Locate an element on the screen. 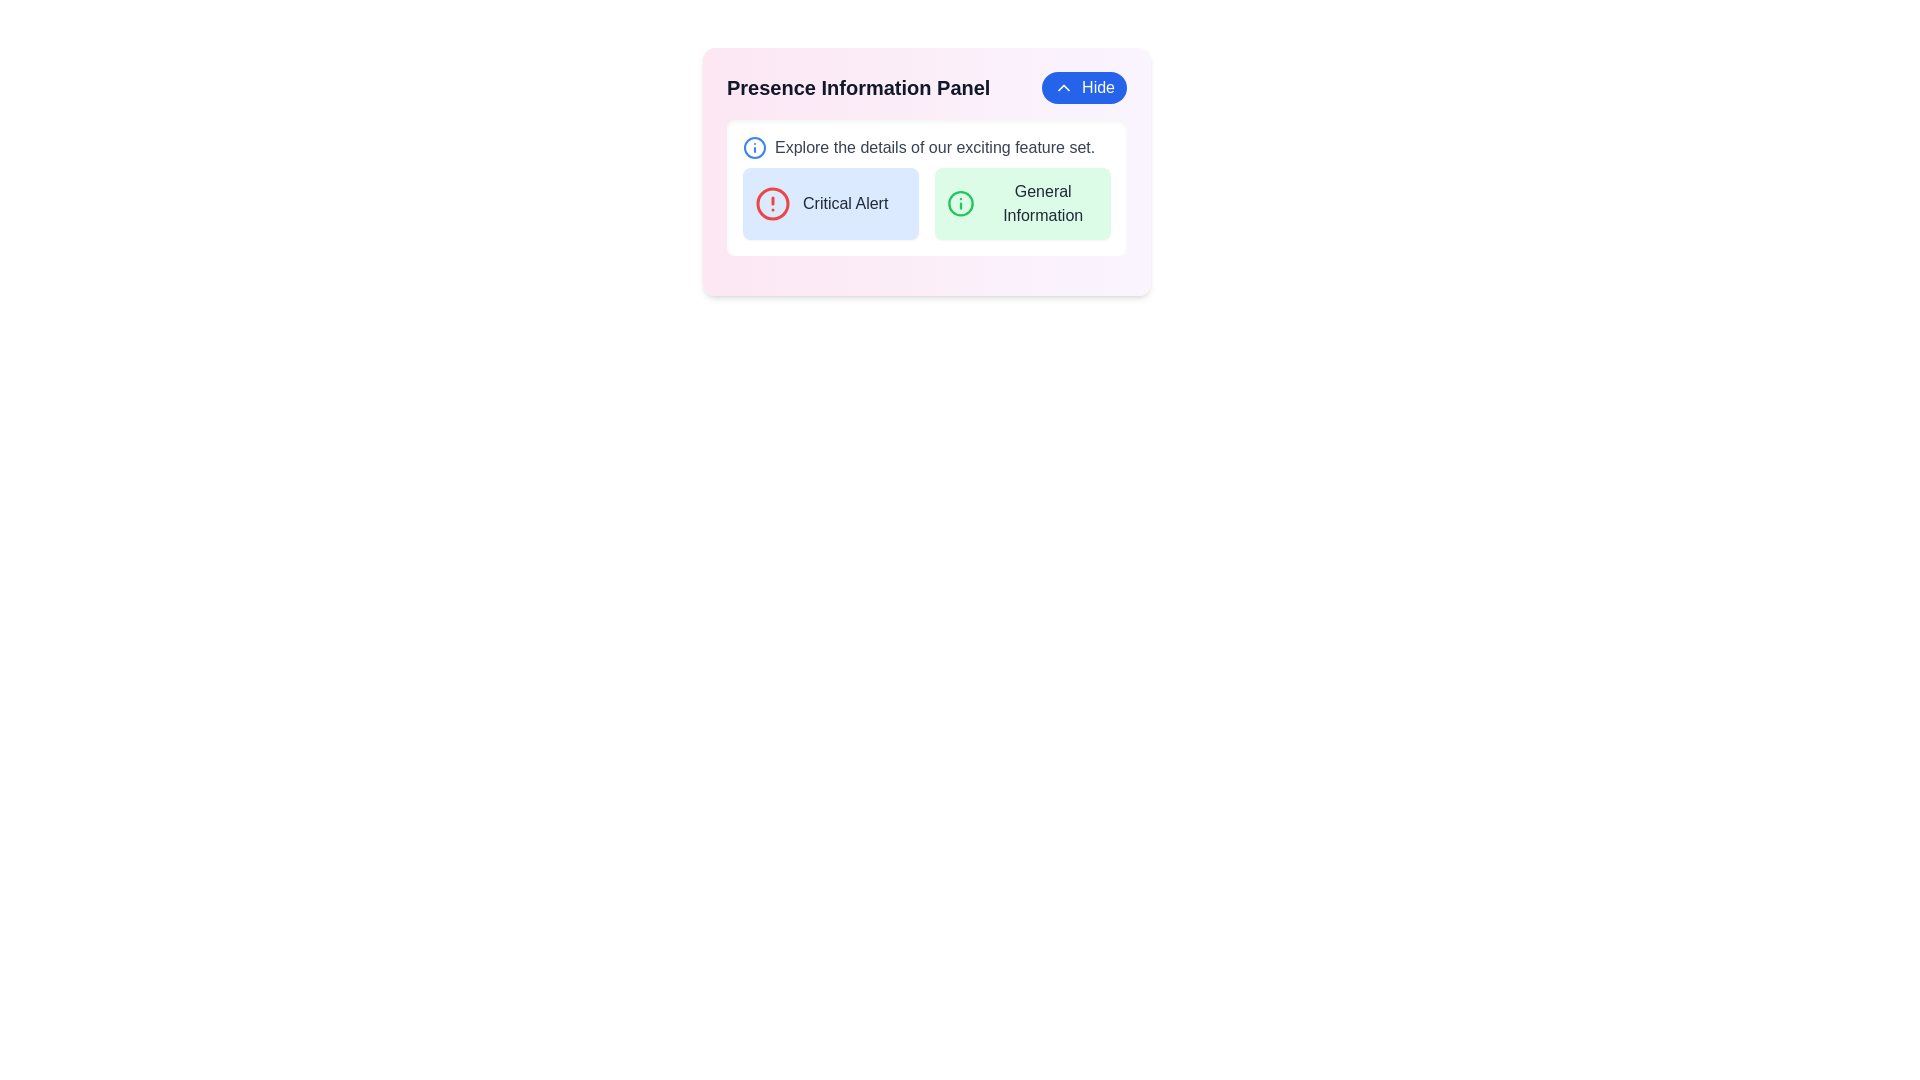  the second informational card in the Presence Information Panel is located at coordinates (1022, 204).